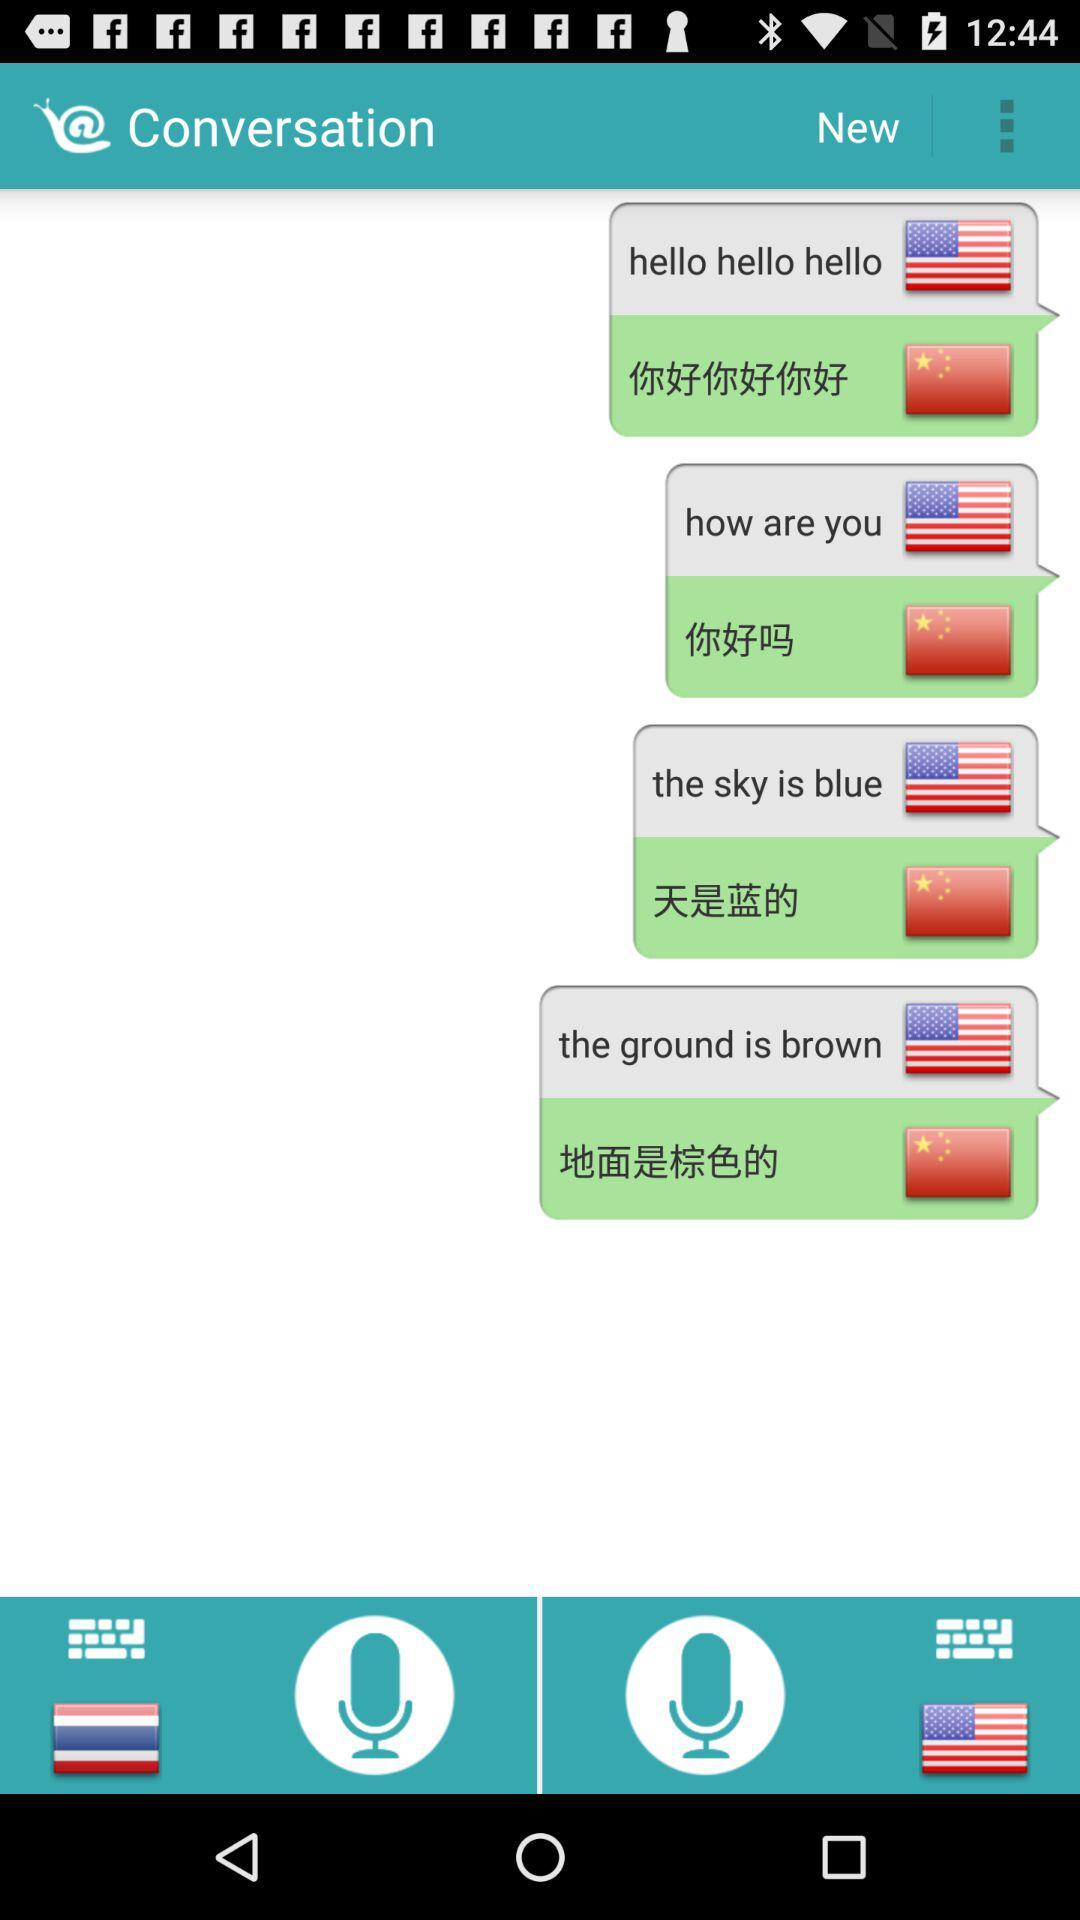 The height and width of the screenshot is (1920, 1080). What do you see at coordinates (374, 1814) in the screenshot?
I see `the microphone icon` at bounding box center [374, 1814].